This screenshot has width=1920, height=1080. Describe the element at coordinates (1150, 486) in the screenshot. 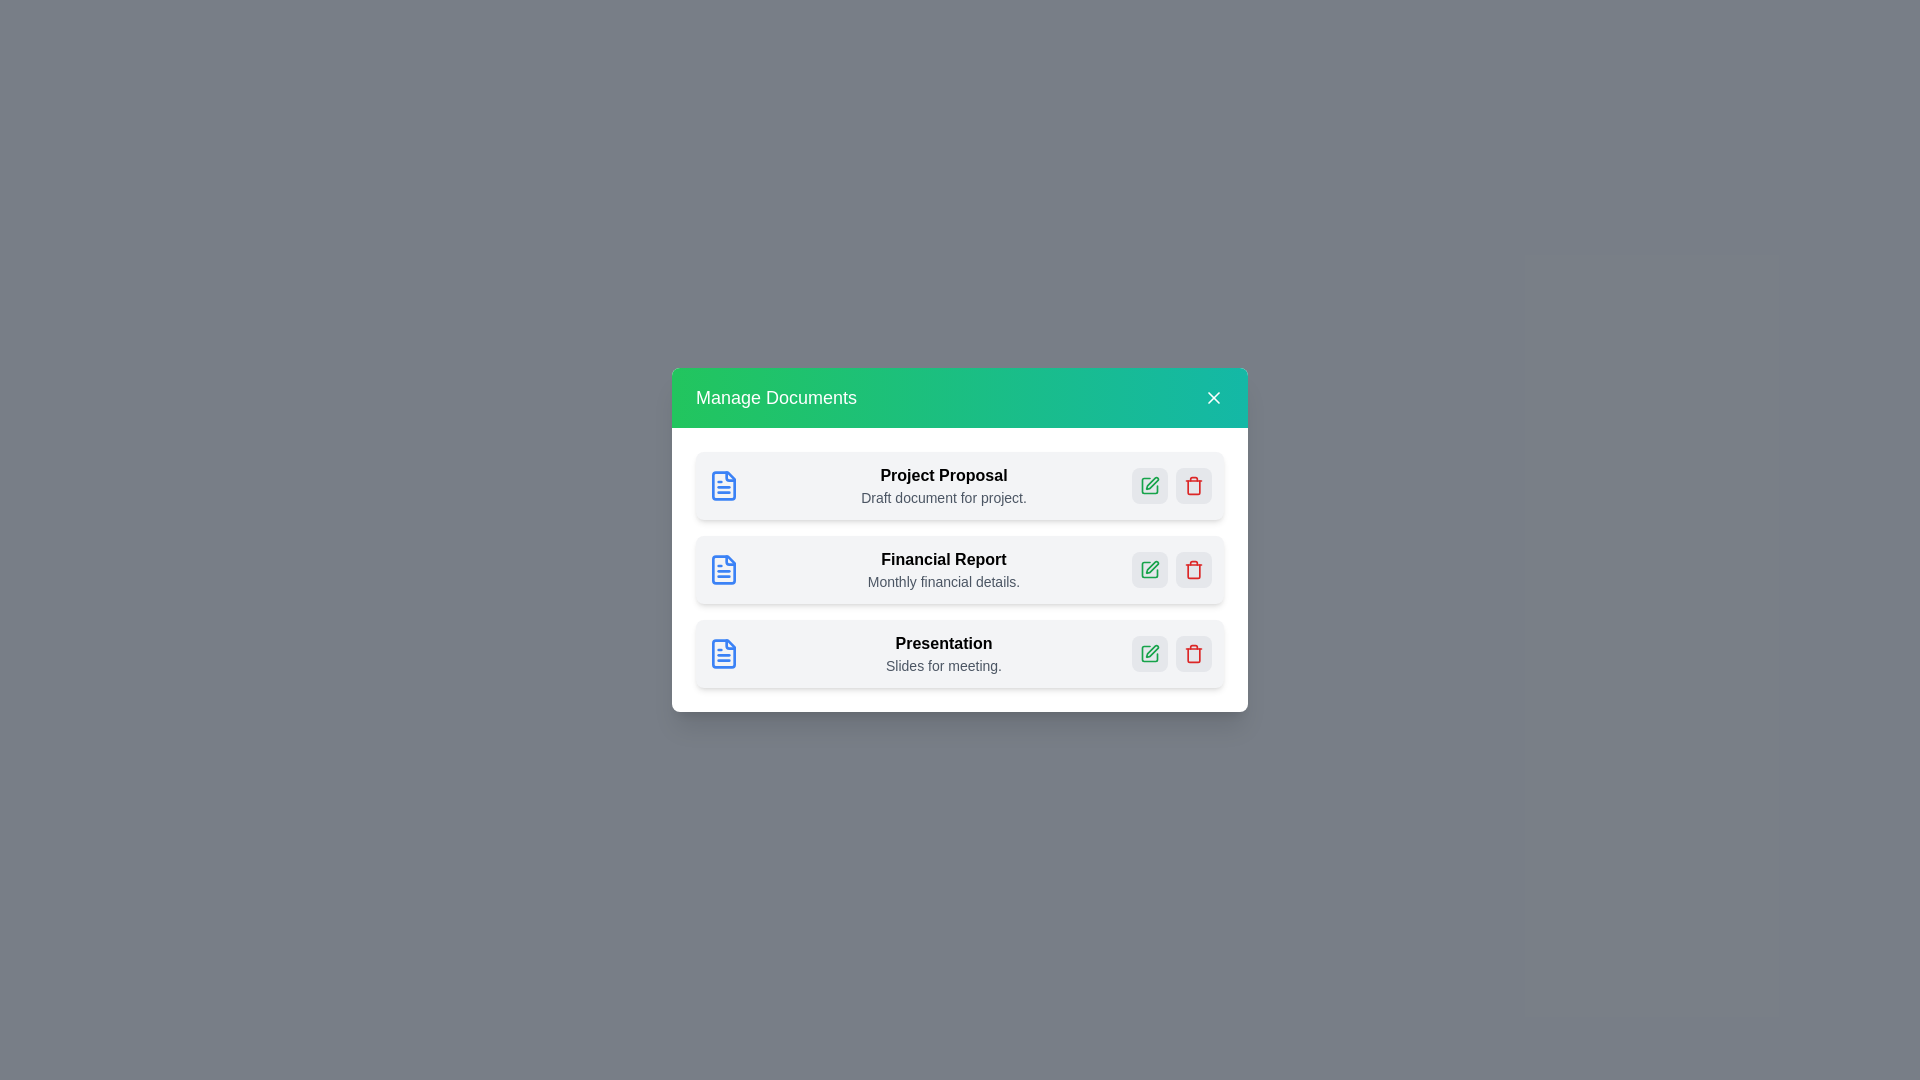

I see `edit button for the document named Project Proposal` at that location.